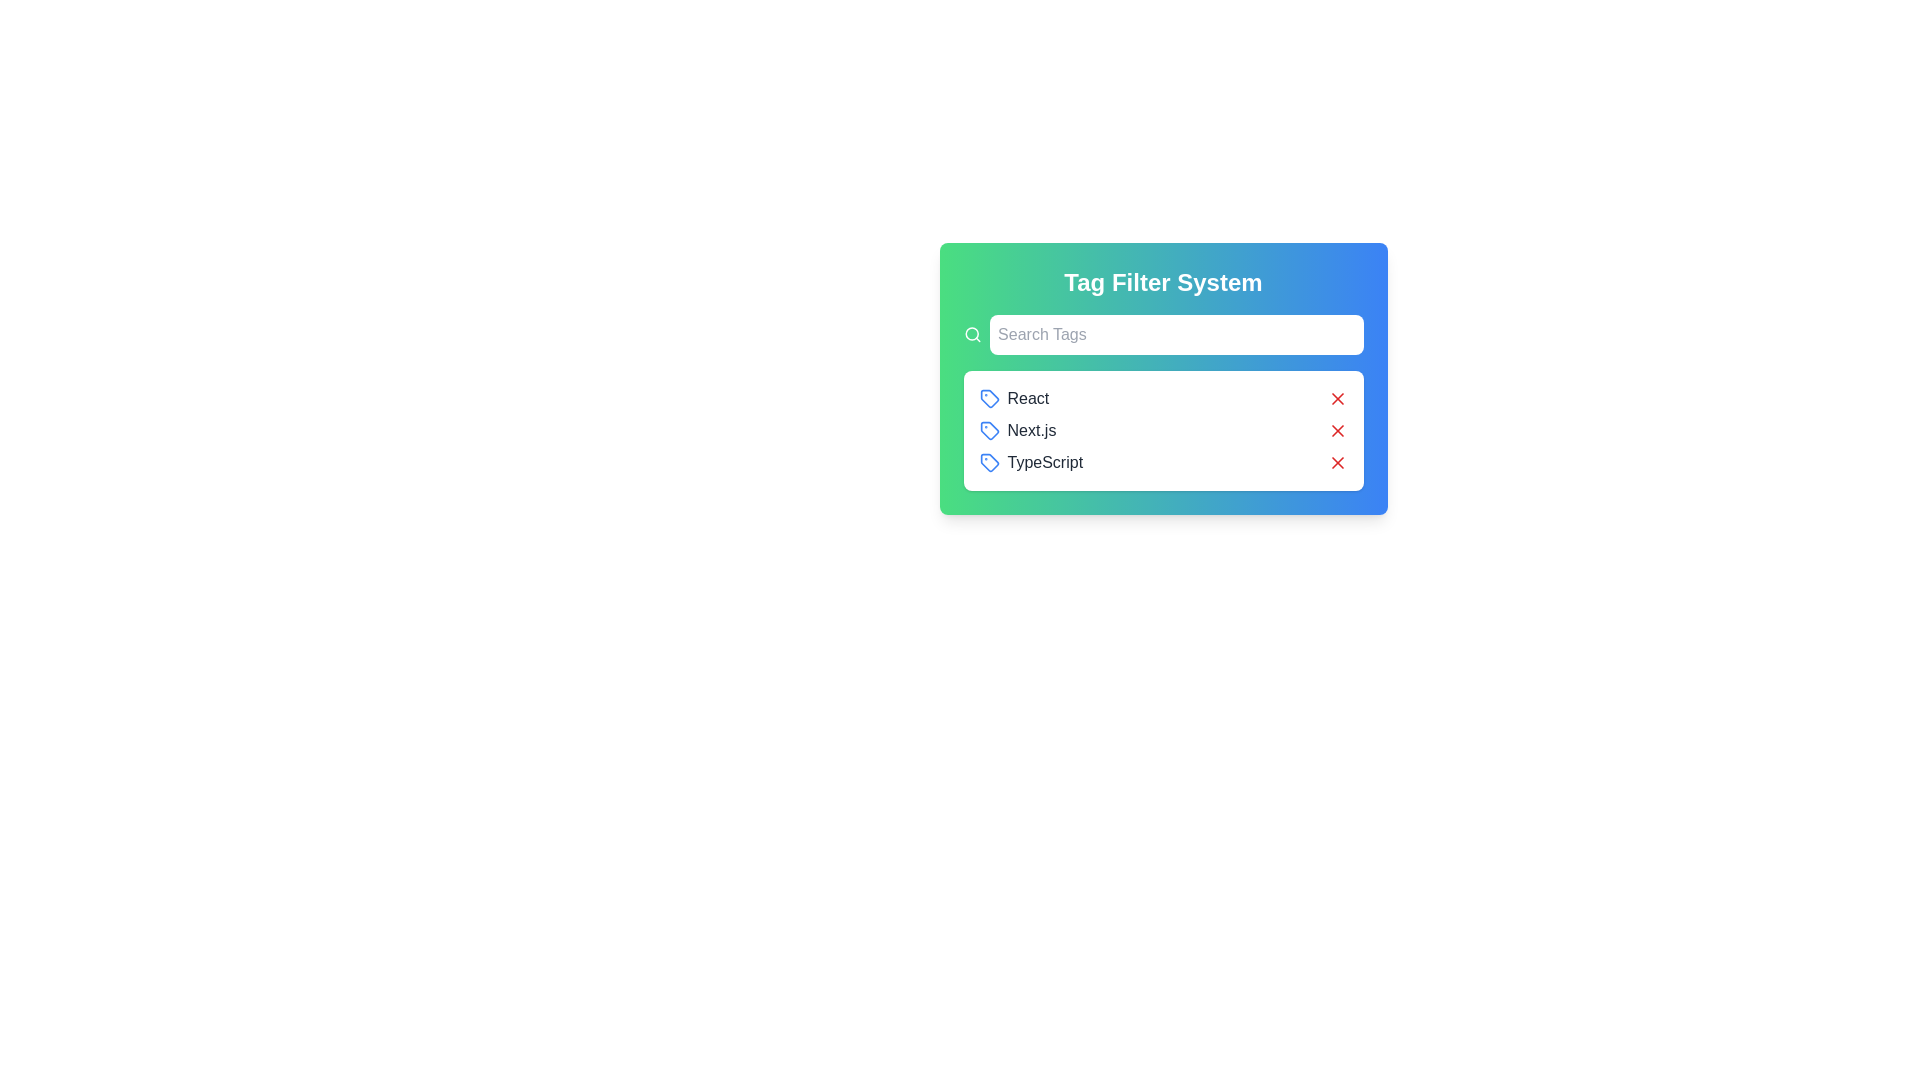  I want to click on the list item labeled 'TypeScript' to select it, so click(1163, 462).